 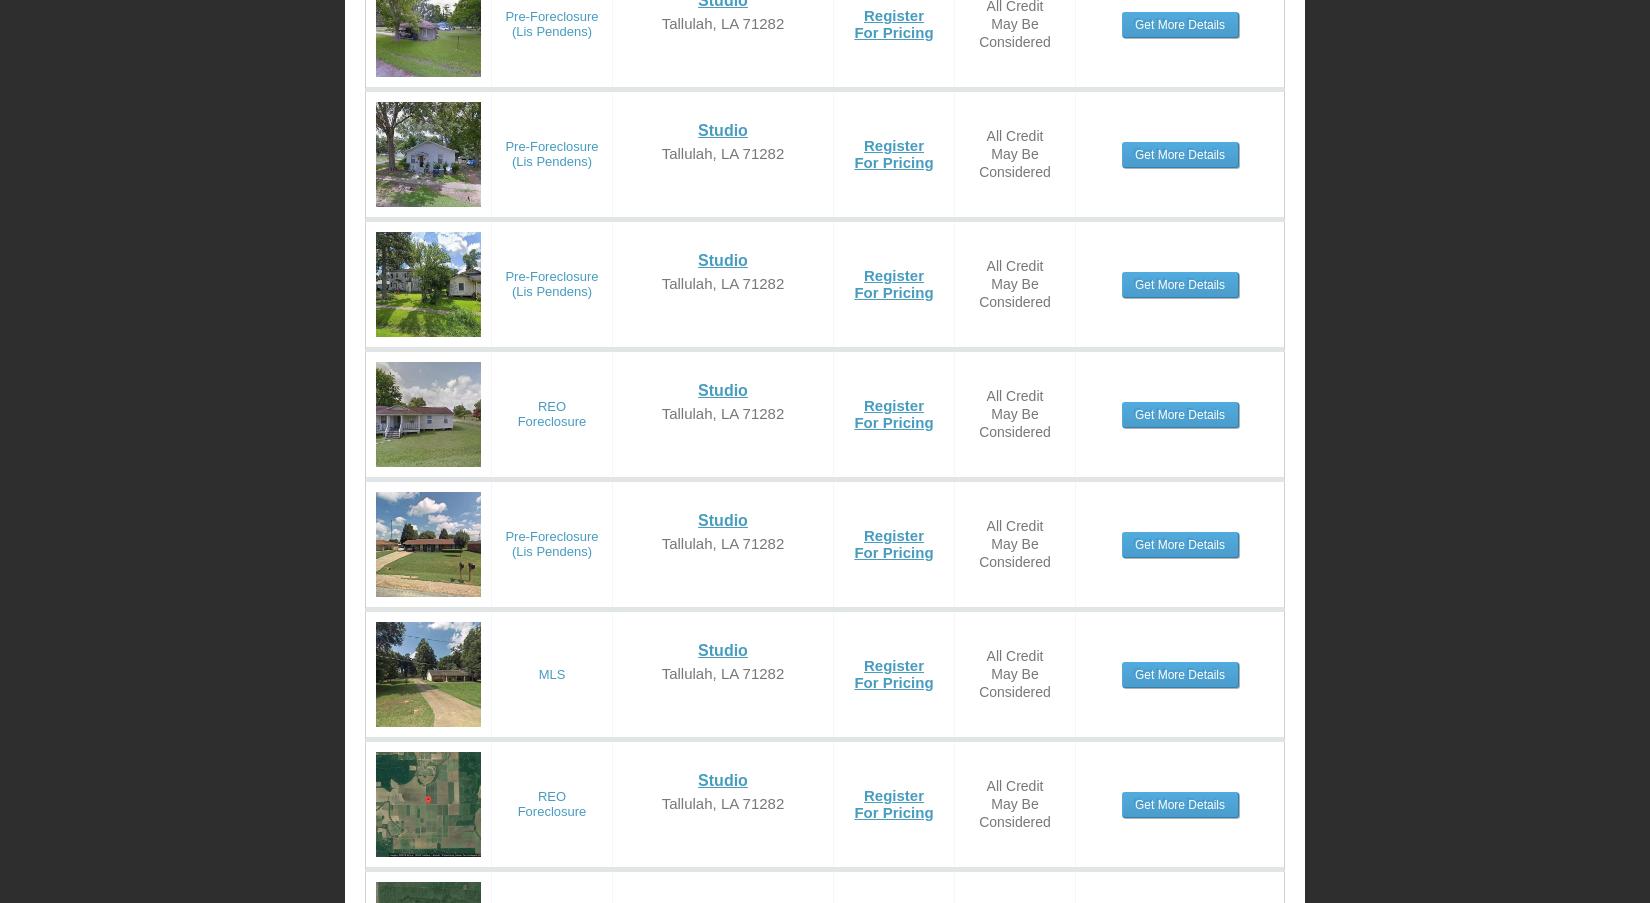 What do you see at coordinates (550, 672) in the screenshot?
I see `'MLS'` at bounding box center [550, 672].